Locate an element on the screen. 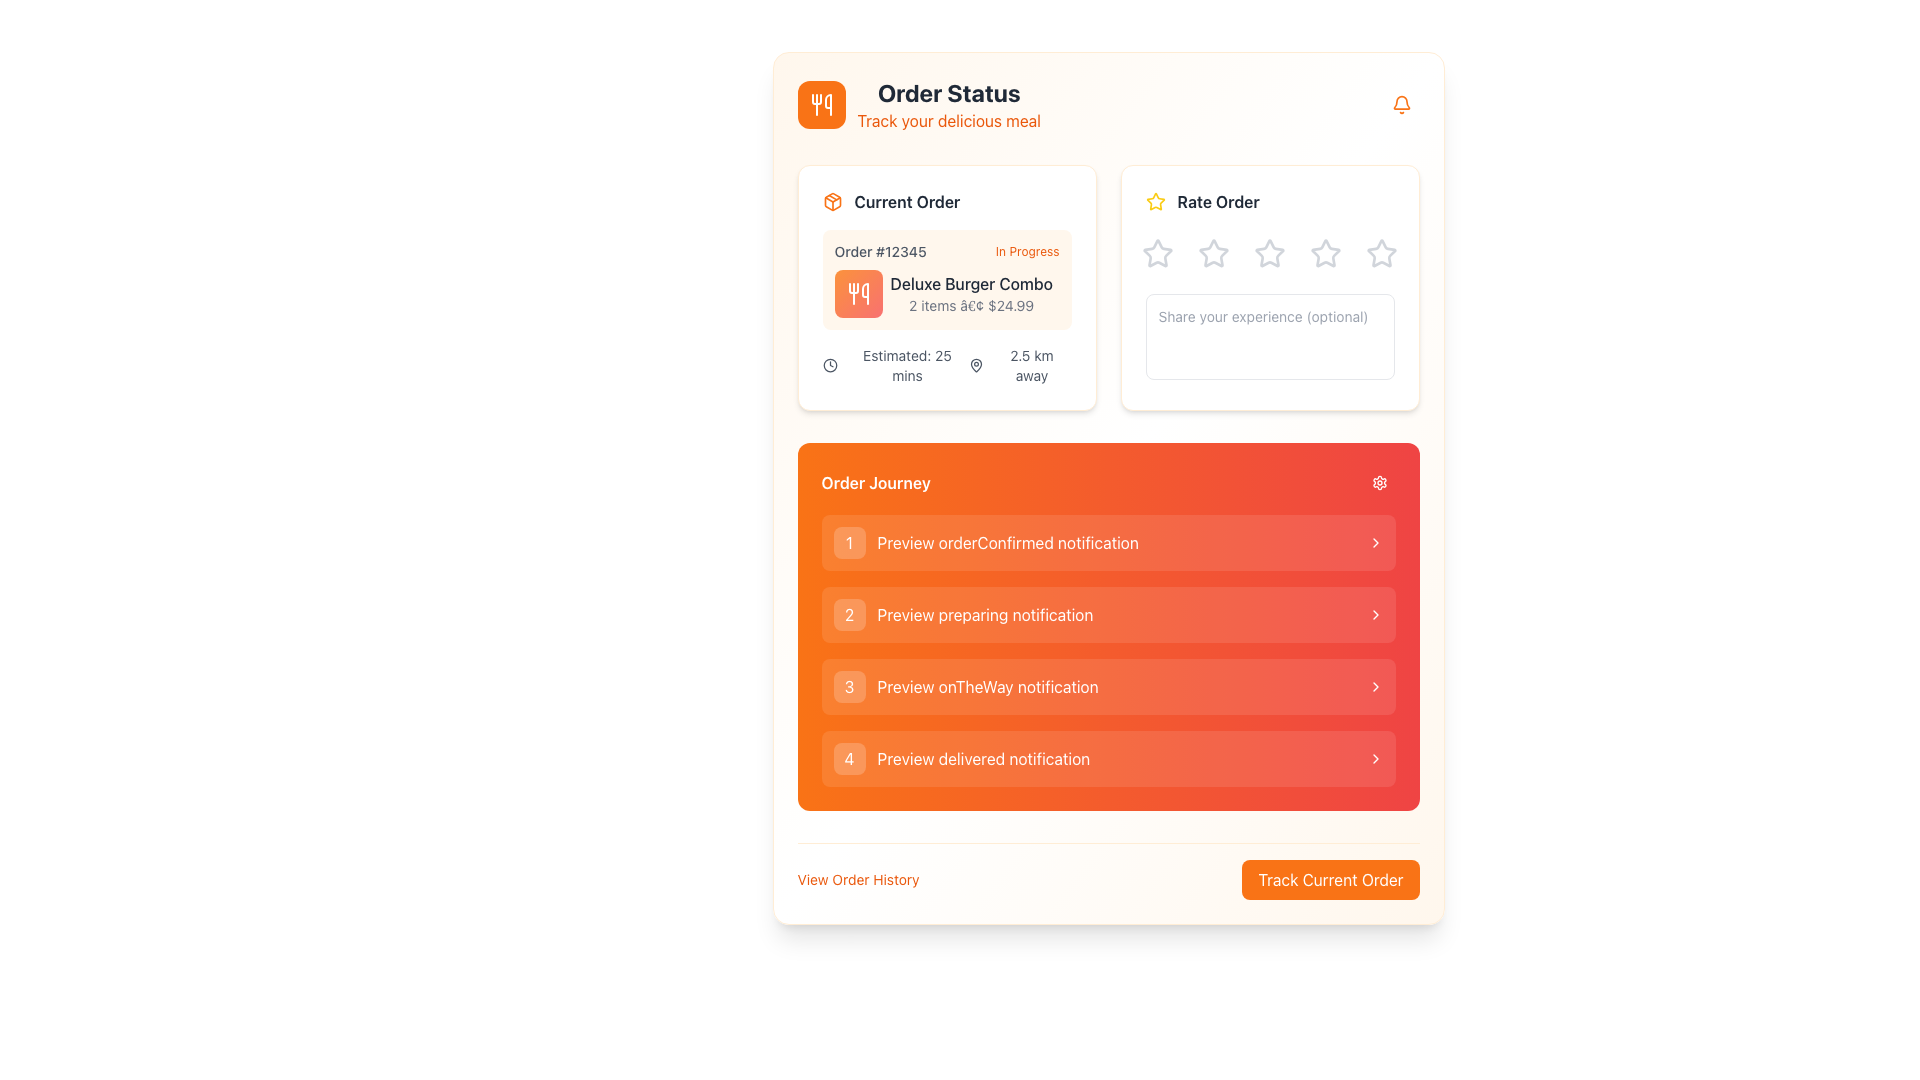 The width and height of the screenshot is (1920, 1080). the 'Order Journey' text label, which is displayed in bold white font on an orange background, located at the top-left corner of the notification section is located at coordinates (876, 482).